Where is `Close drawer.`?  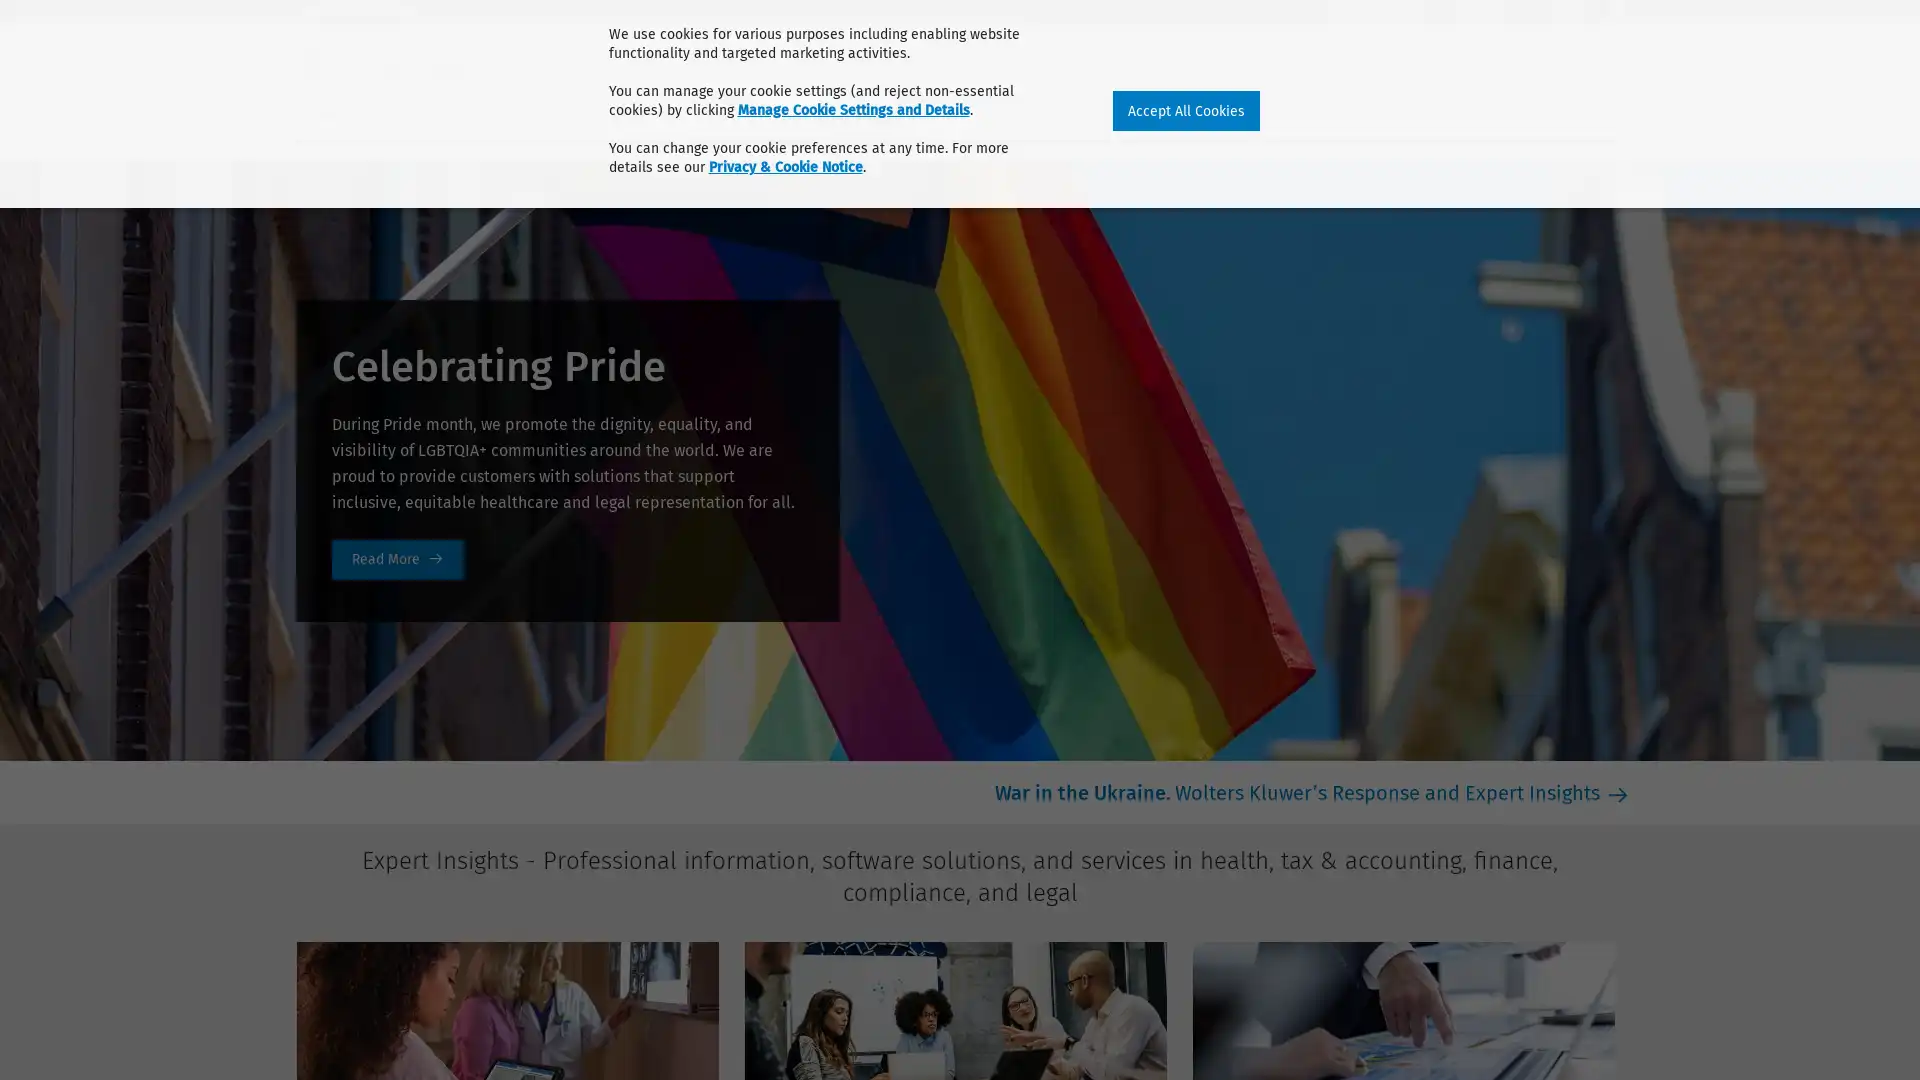 Close drawer. is located at coordinates (1615, 60).